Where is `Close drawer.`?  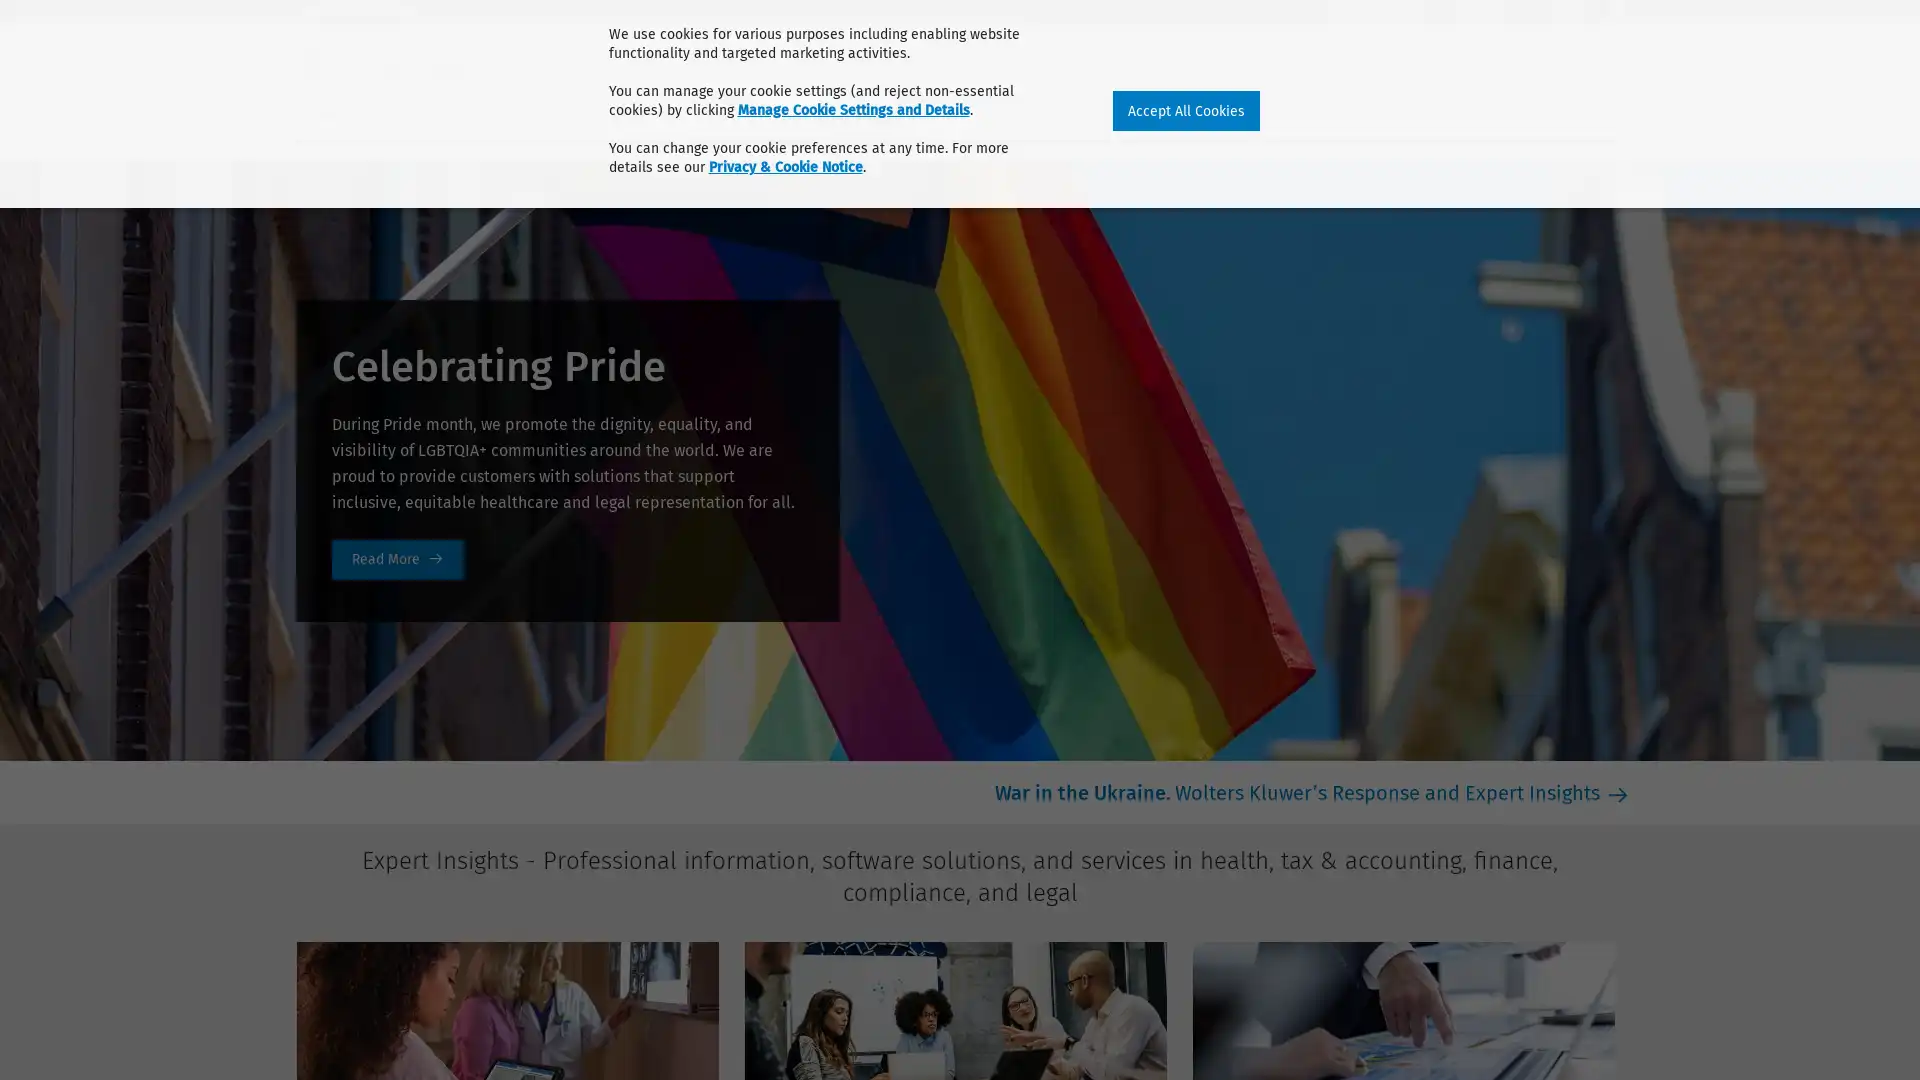 Close drawer. is located at coordinates (1615, 60).